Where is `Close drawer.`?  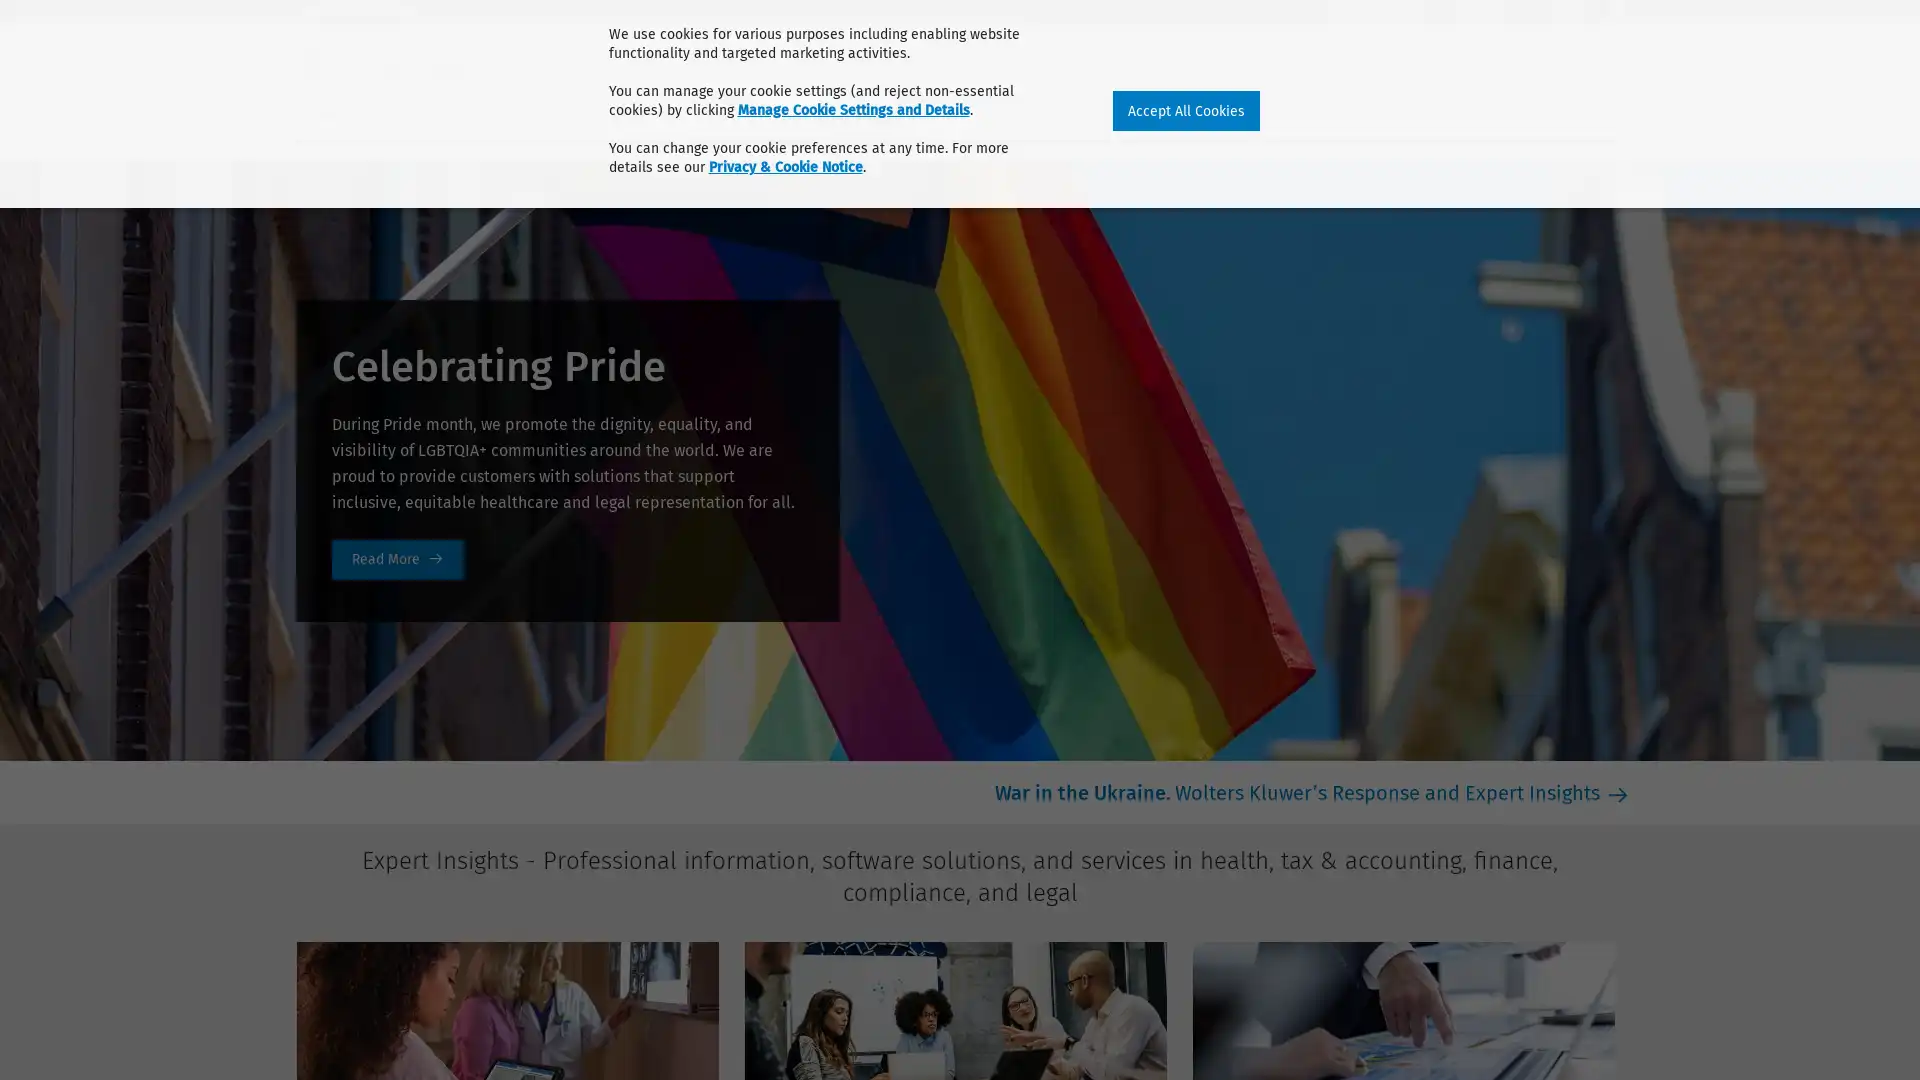 Close drawer. is located at coordinates (1615, 60).